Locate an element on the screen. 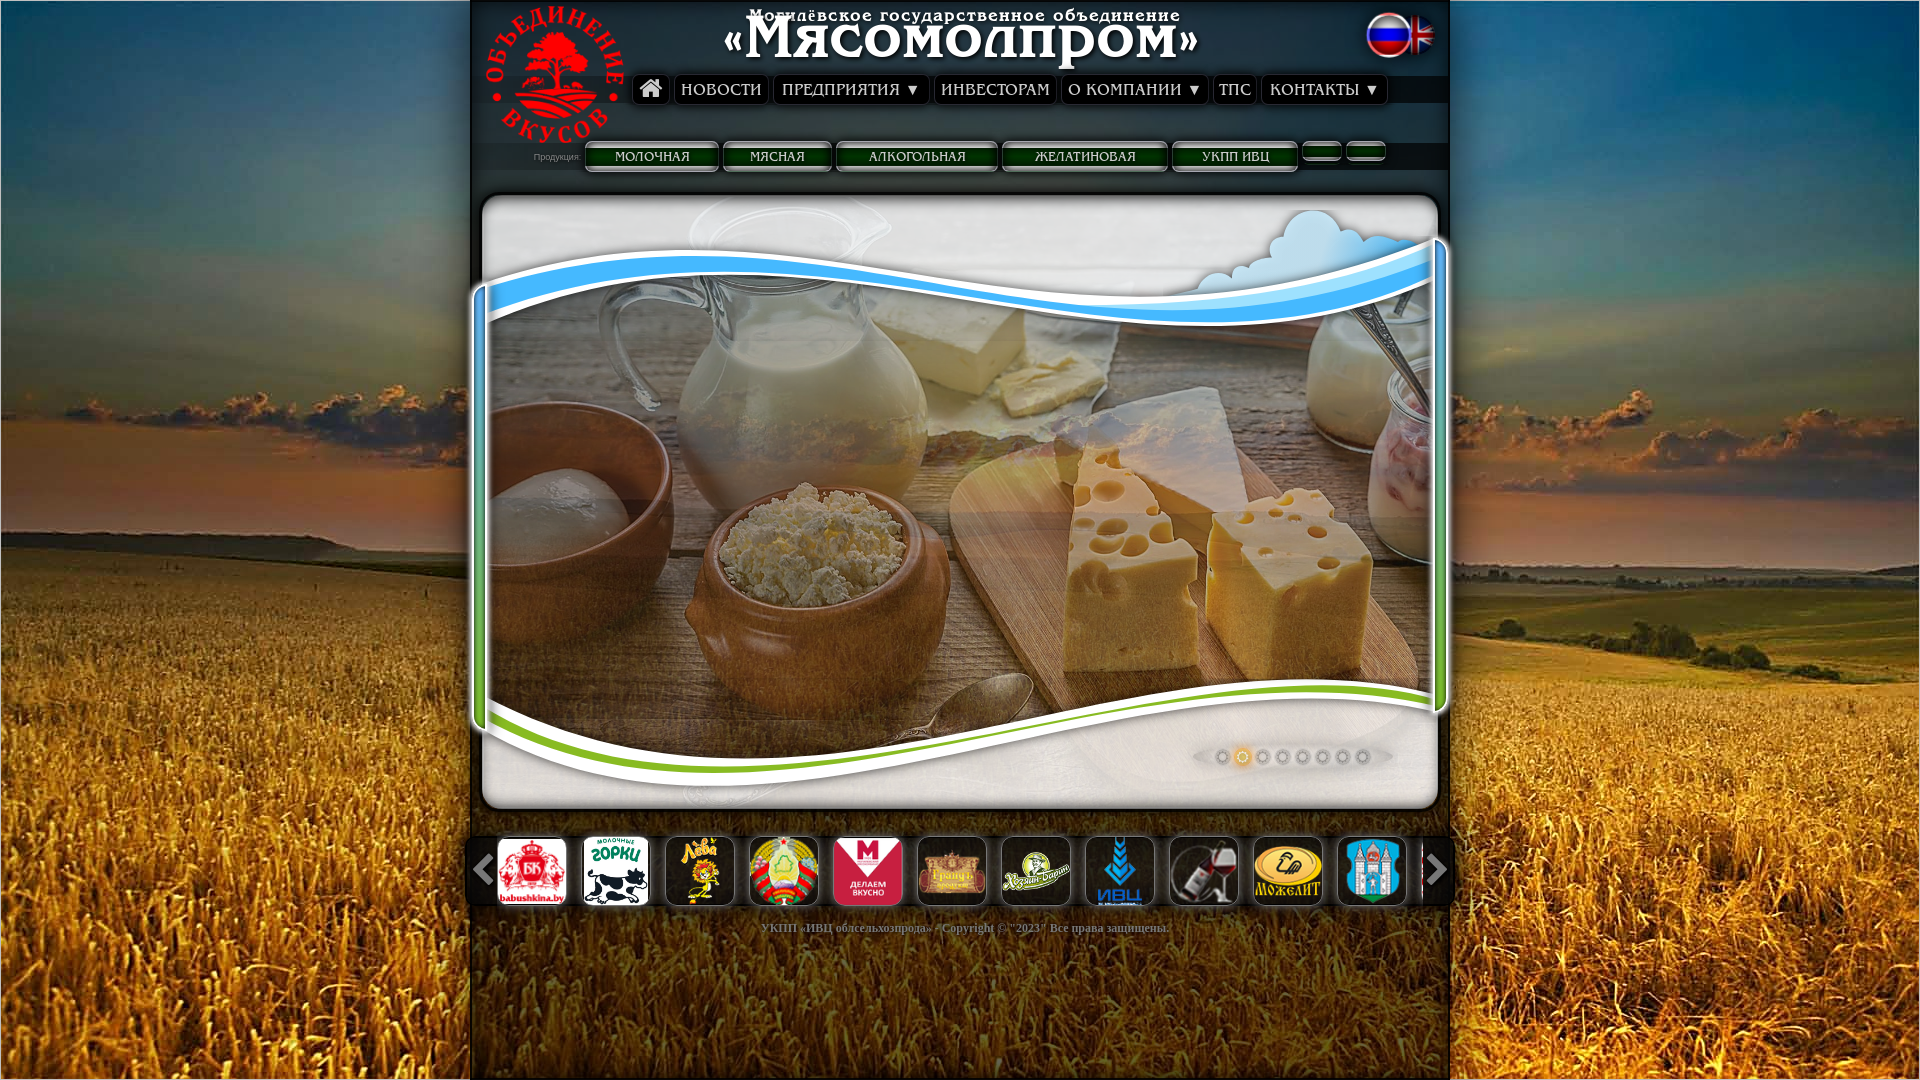  'English language' is located at coordinates (1419, 39).